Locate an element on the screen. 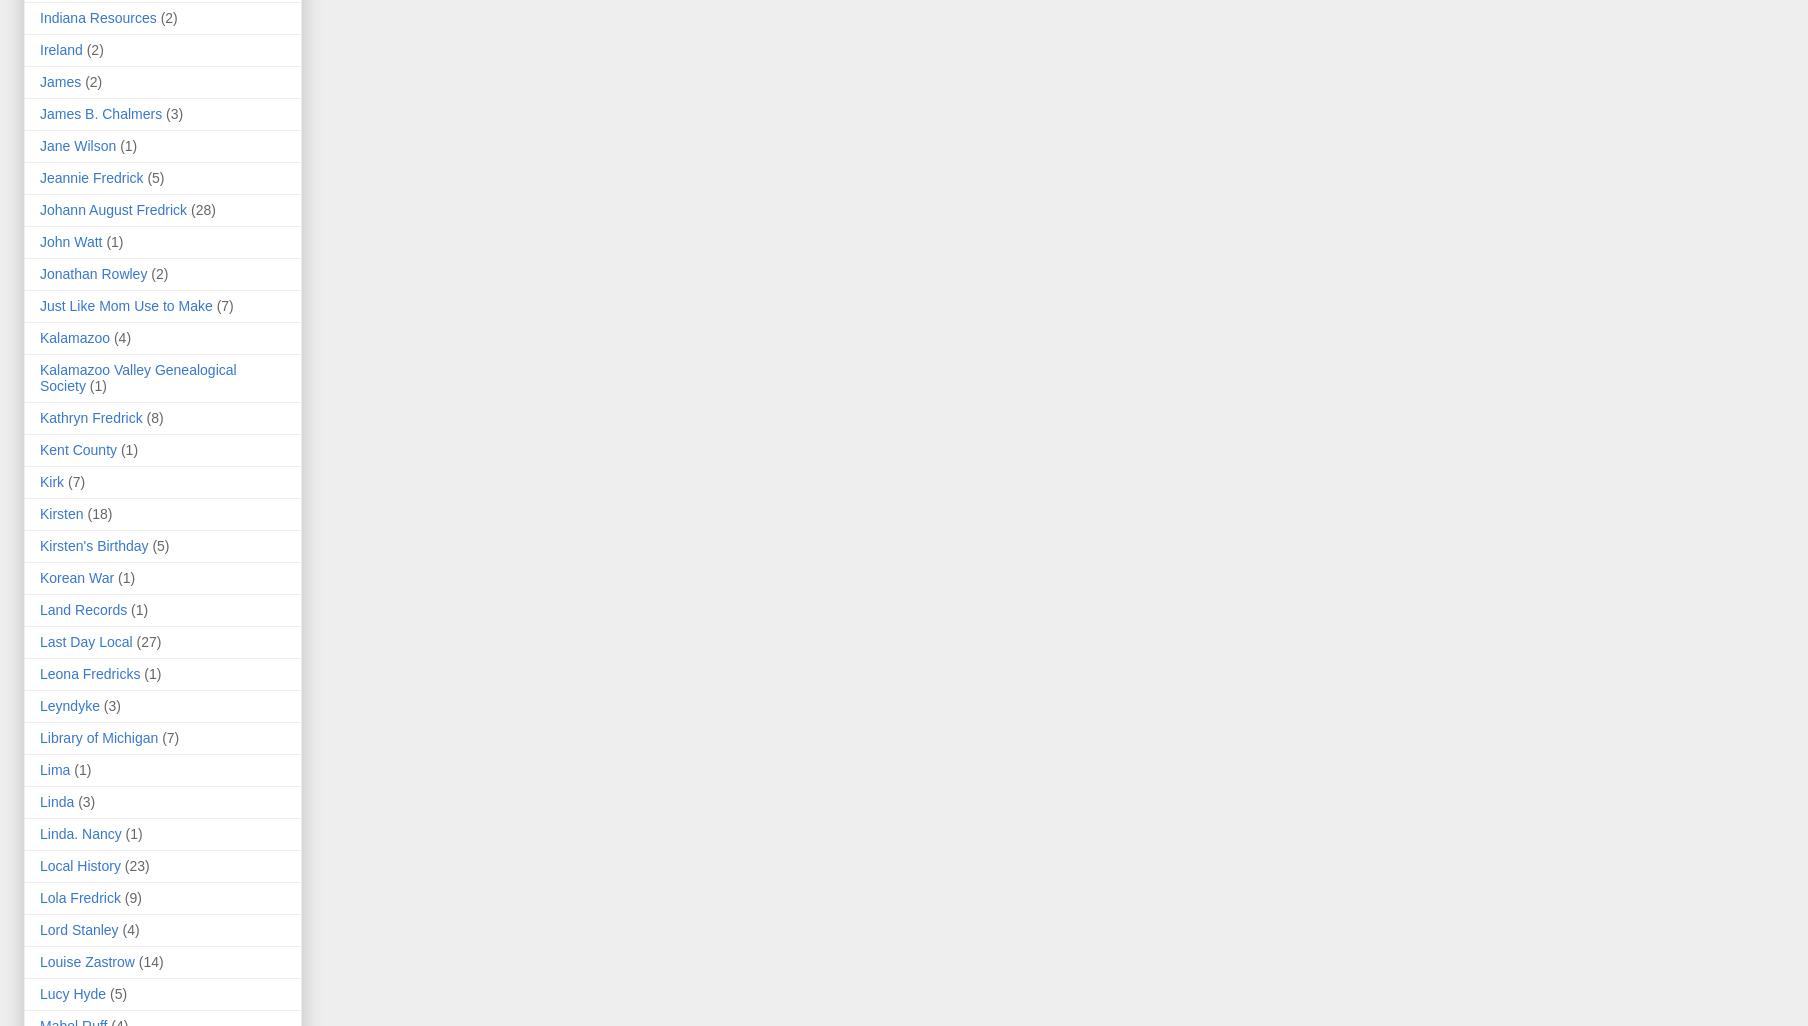 The width and height of the screenshot is (1808, 1026). 'Louise Zastrow' is located at coordinates (85, 961).